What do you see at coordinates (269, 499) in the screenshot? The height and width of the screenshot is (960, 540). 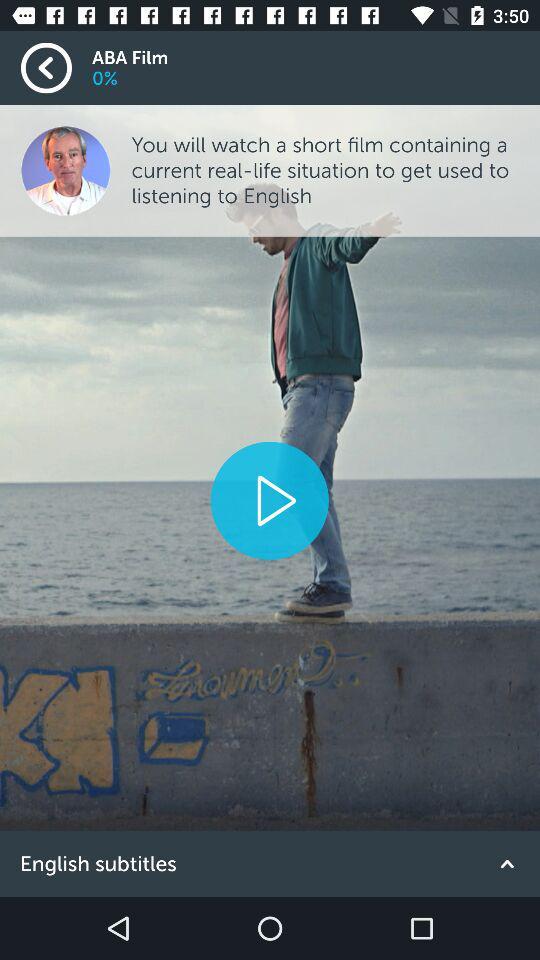 I see `the icon below you will watch item` at bounding box center [269, 499].